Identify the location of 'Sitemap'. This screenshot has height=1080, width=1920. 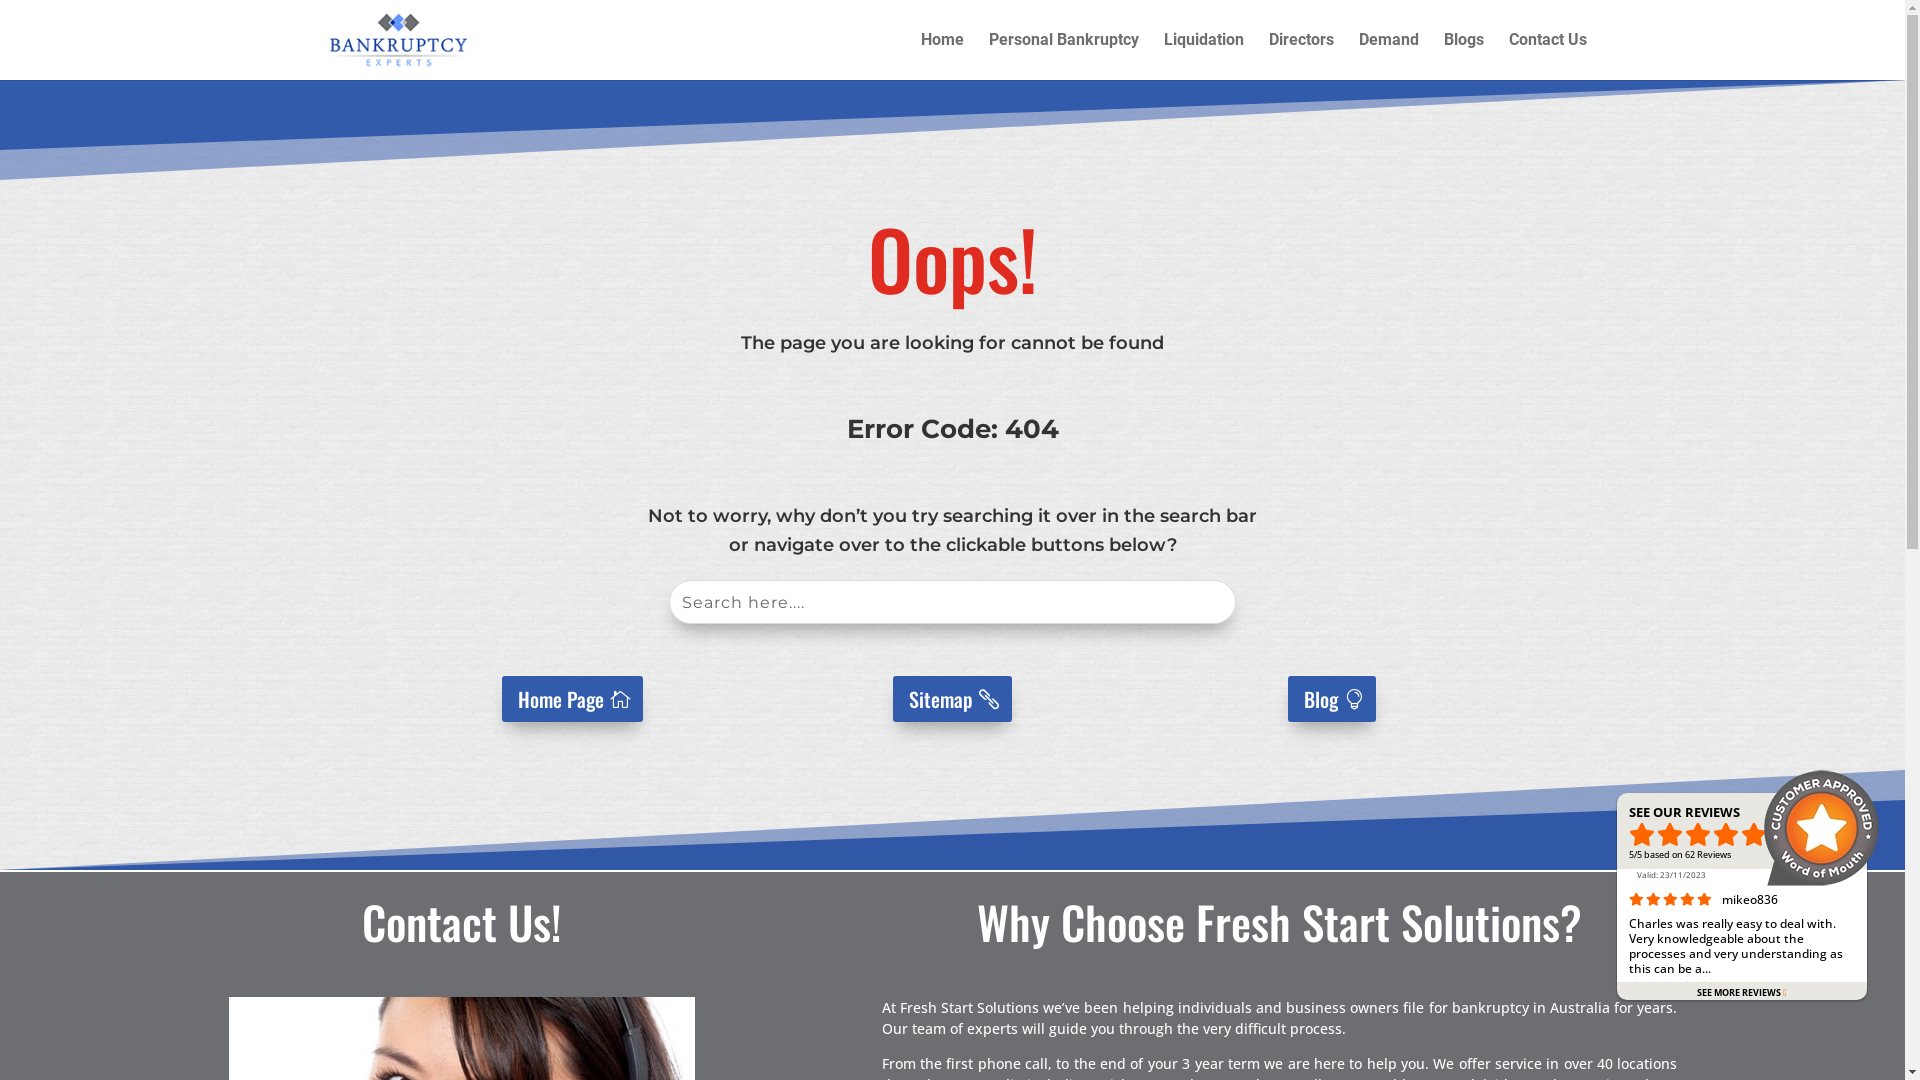
(950, 697).